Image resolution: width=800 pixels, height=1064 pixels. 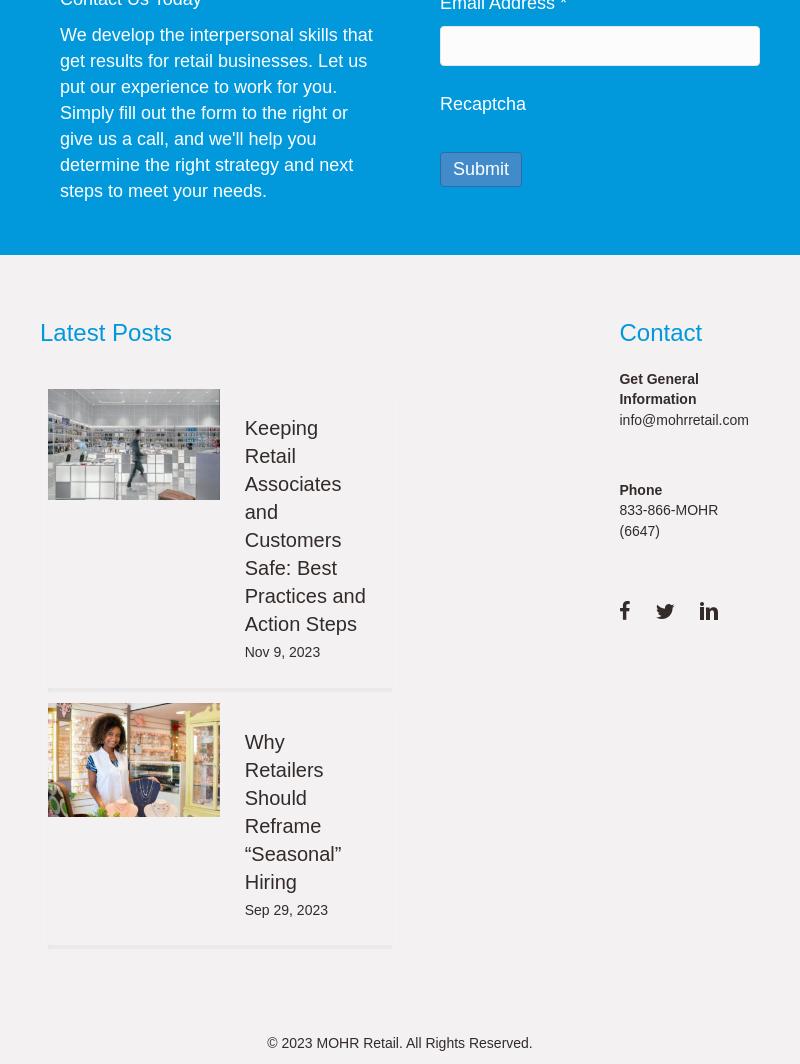 What do you see at coordinates (683, 419) in the screenshot?
I see `'info@mohrretail.com'` at bounding box center [683, 419].